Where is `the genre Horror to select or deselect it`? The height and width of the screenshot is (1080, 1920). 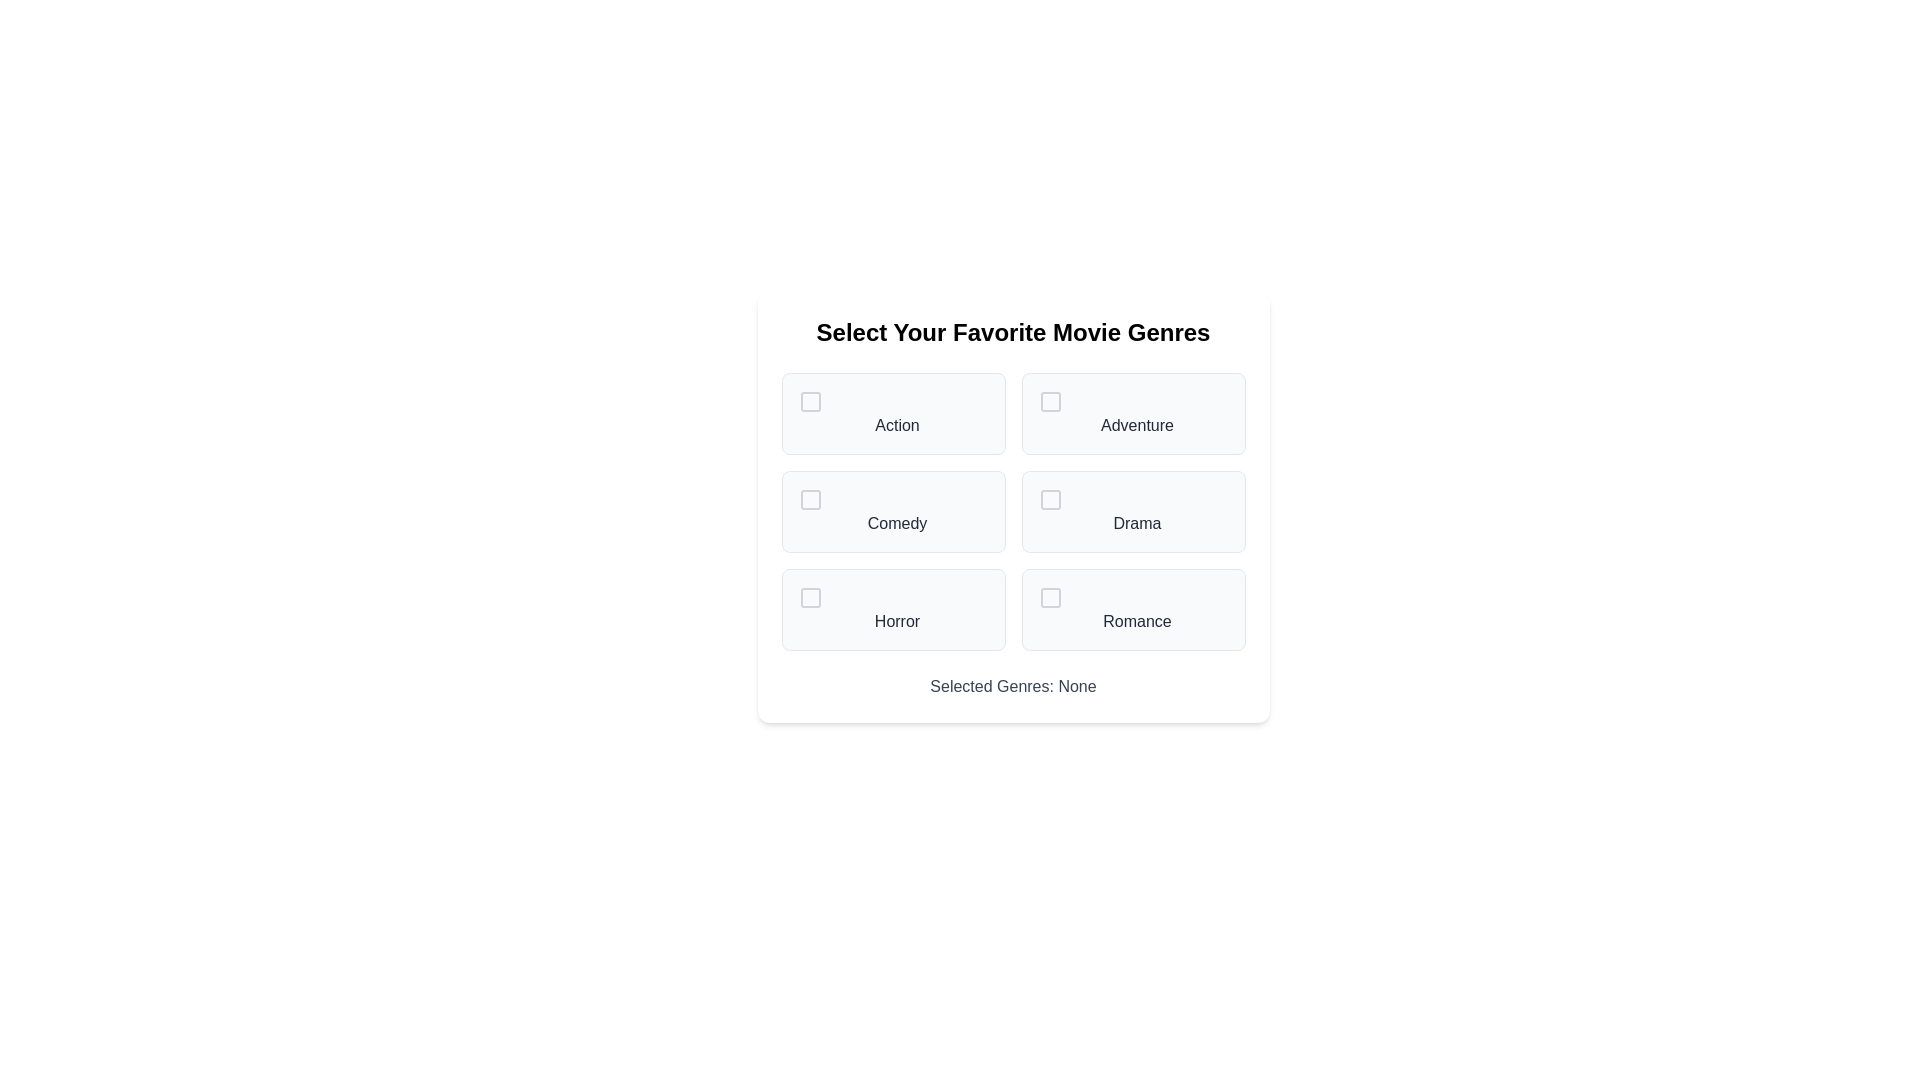 the genre Horror to select or deselect it is located at coordinates (892, 608).